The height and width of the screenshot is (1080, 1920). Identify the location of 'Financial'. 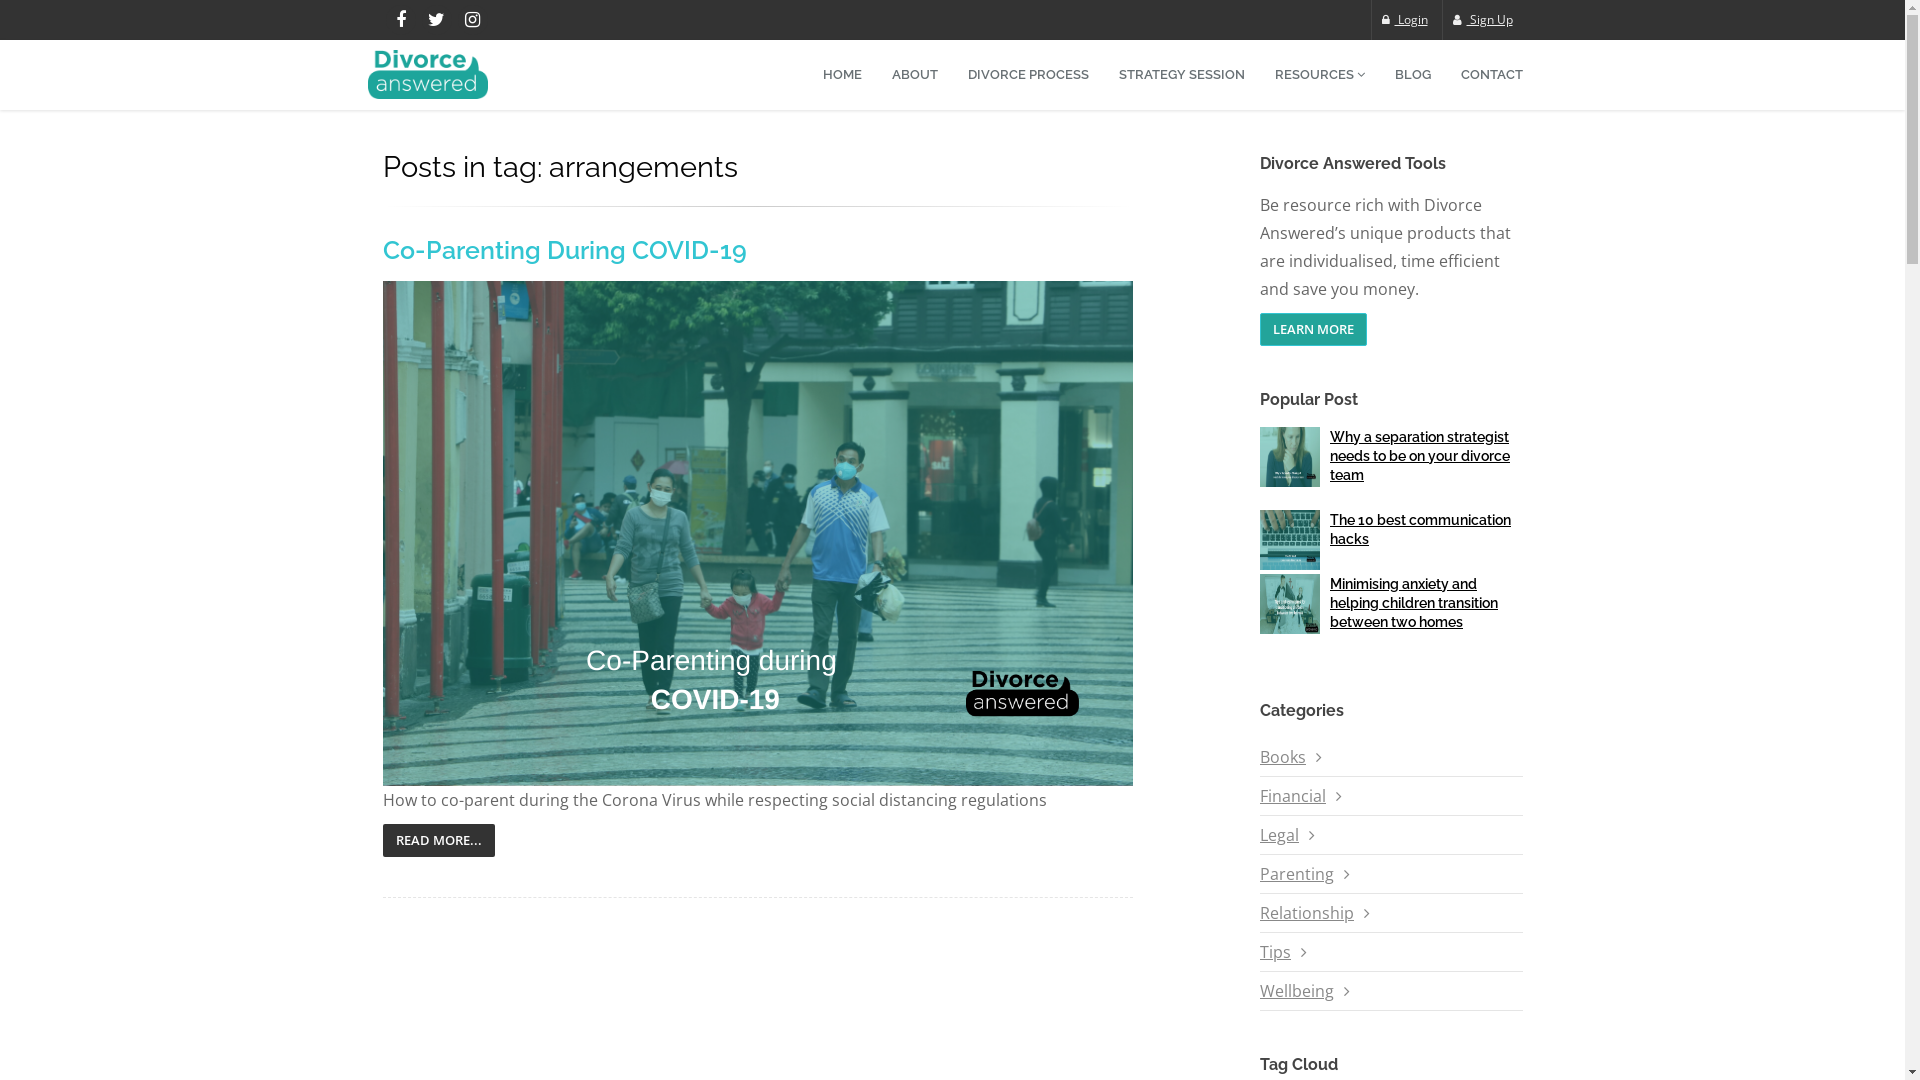
(1292, 794).